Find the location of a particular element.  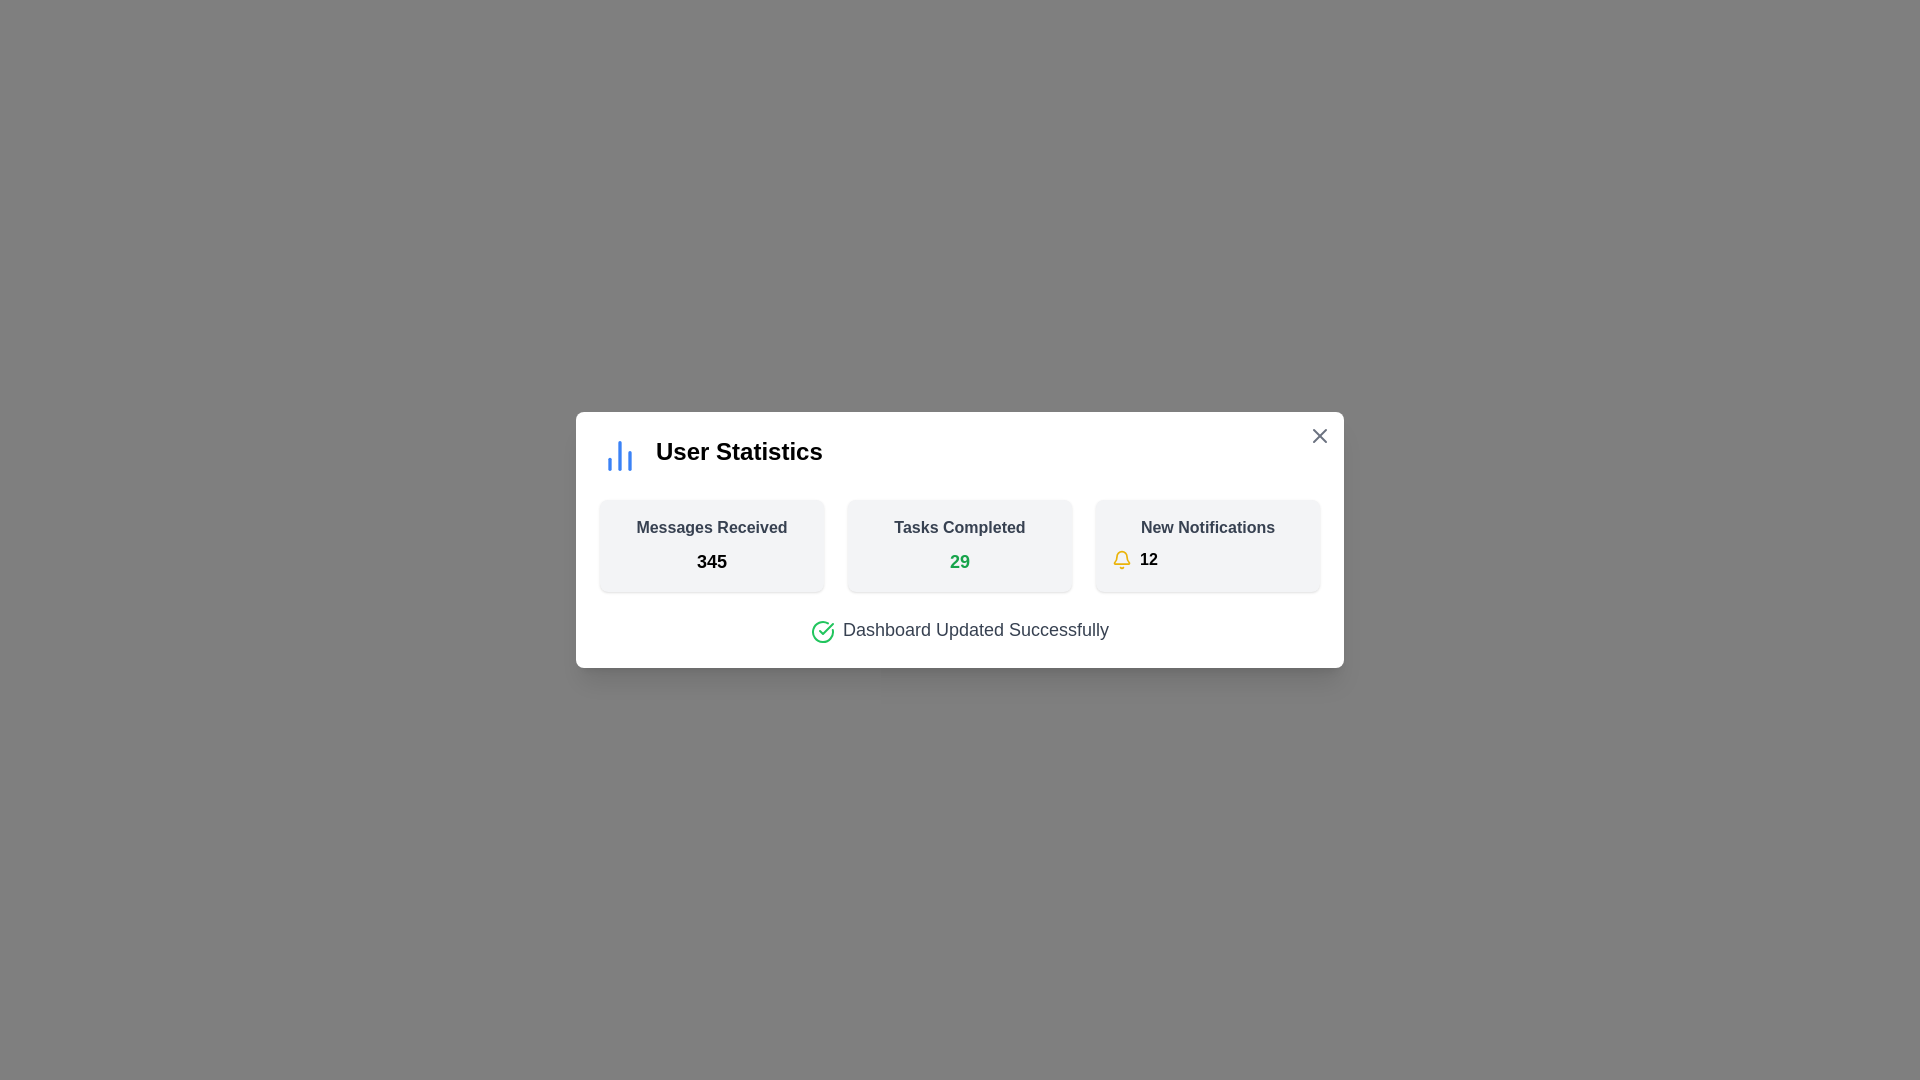

the bold green checkmark icon within the circular graphic that indicates success in the user statistics panel labeled 'Dashboard Updated Successfully' is located at coordinates (826, 627).